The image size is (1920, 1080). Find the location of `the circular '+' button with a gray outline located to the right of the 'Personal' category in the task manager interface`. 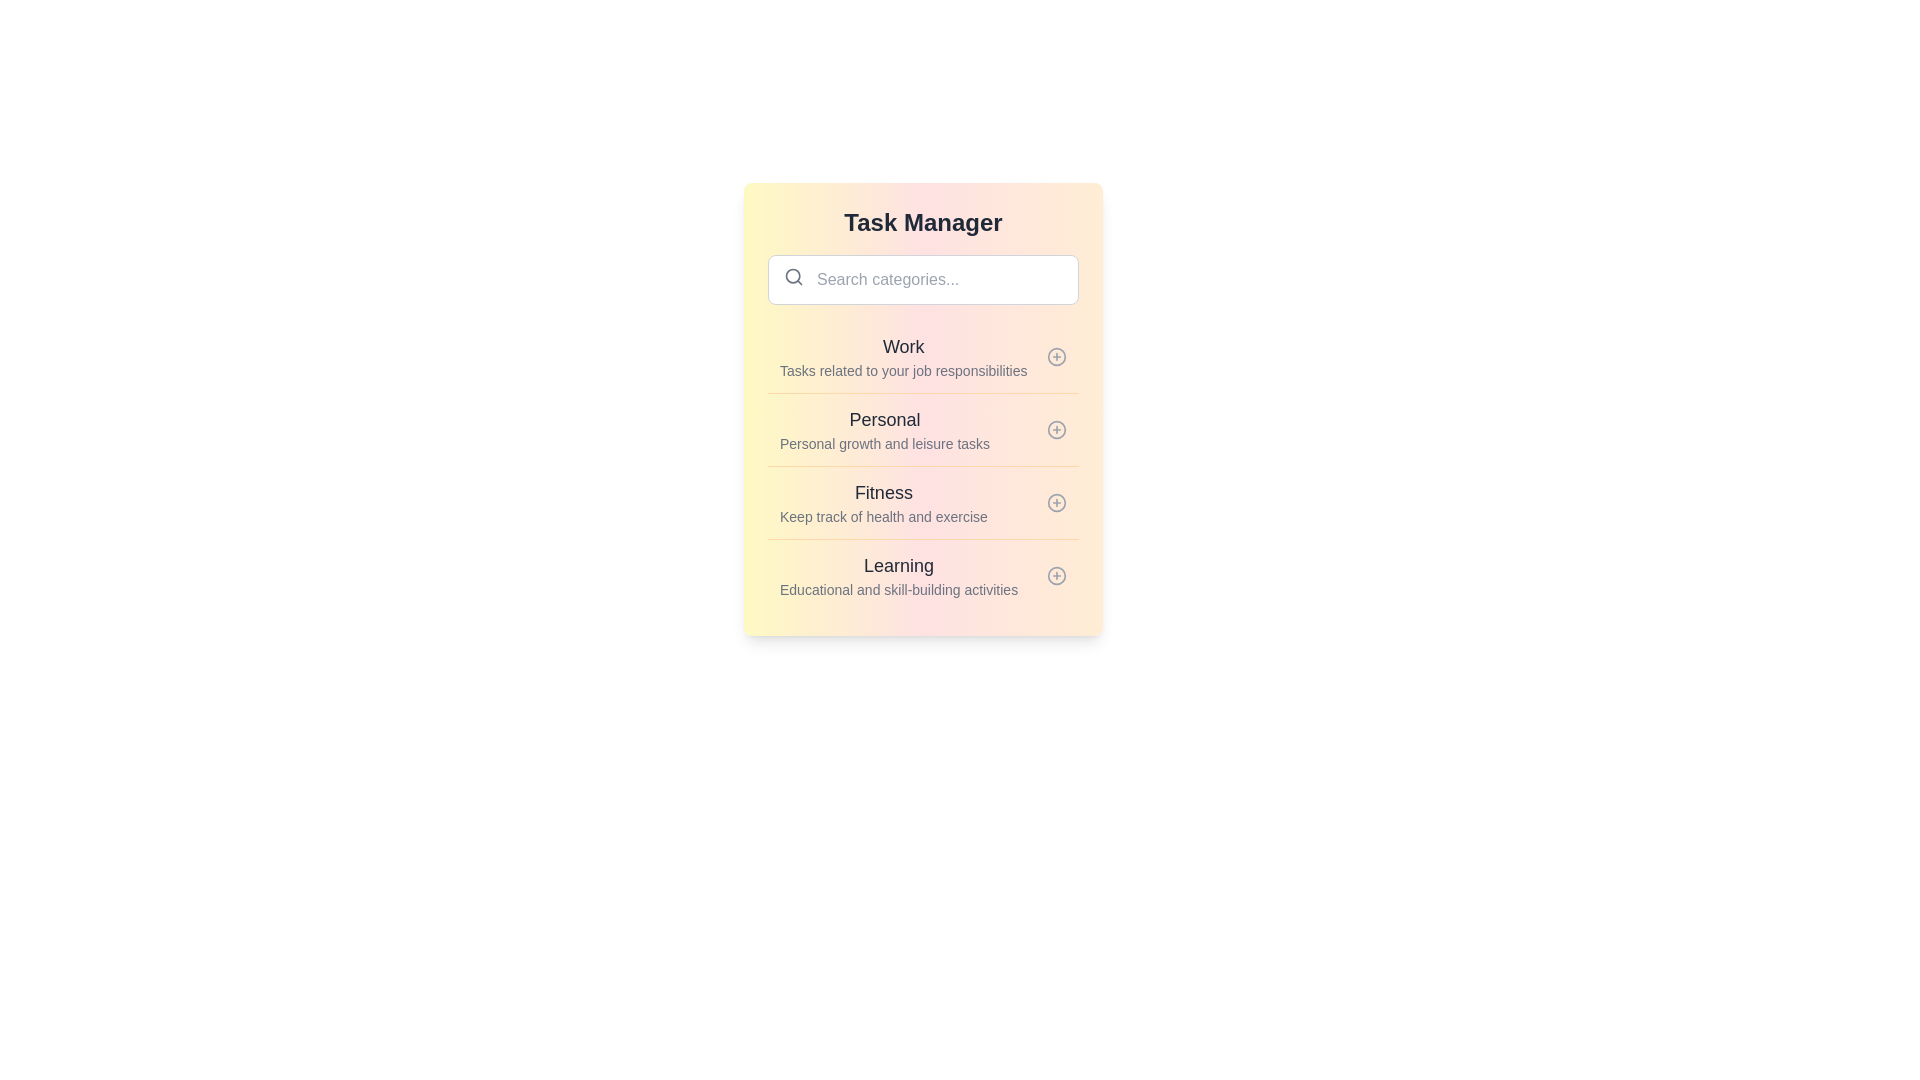

the circular '+' button with a gray outline located to the right of the 'Personal' category in the task manager interface is located at coordinates (1055, 428).